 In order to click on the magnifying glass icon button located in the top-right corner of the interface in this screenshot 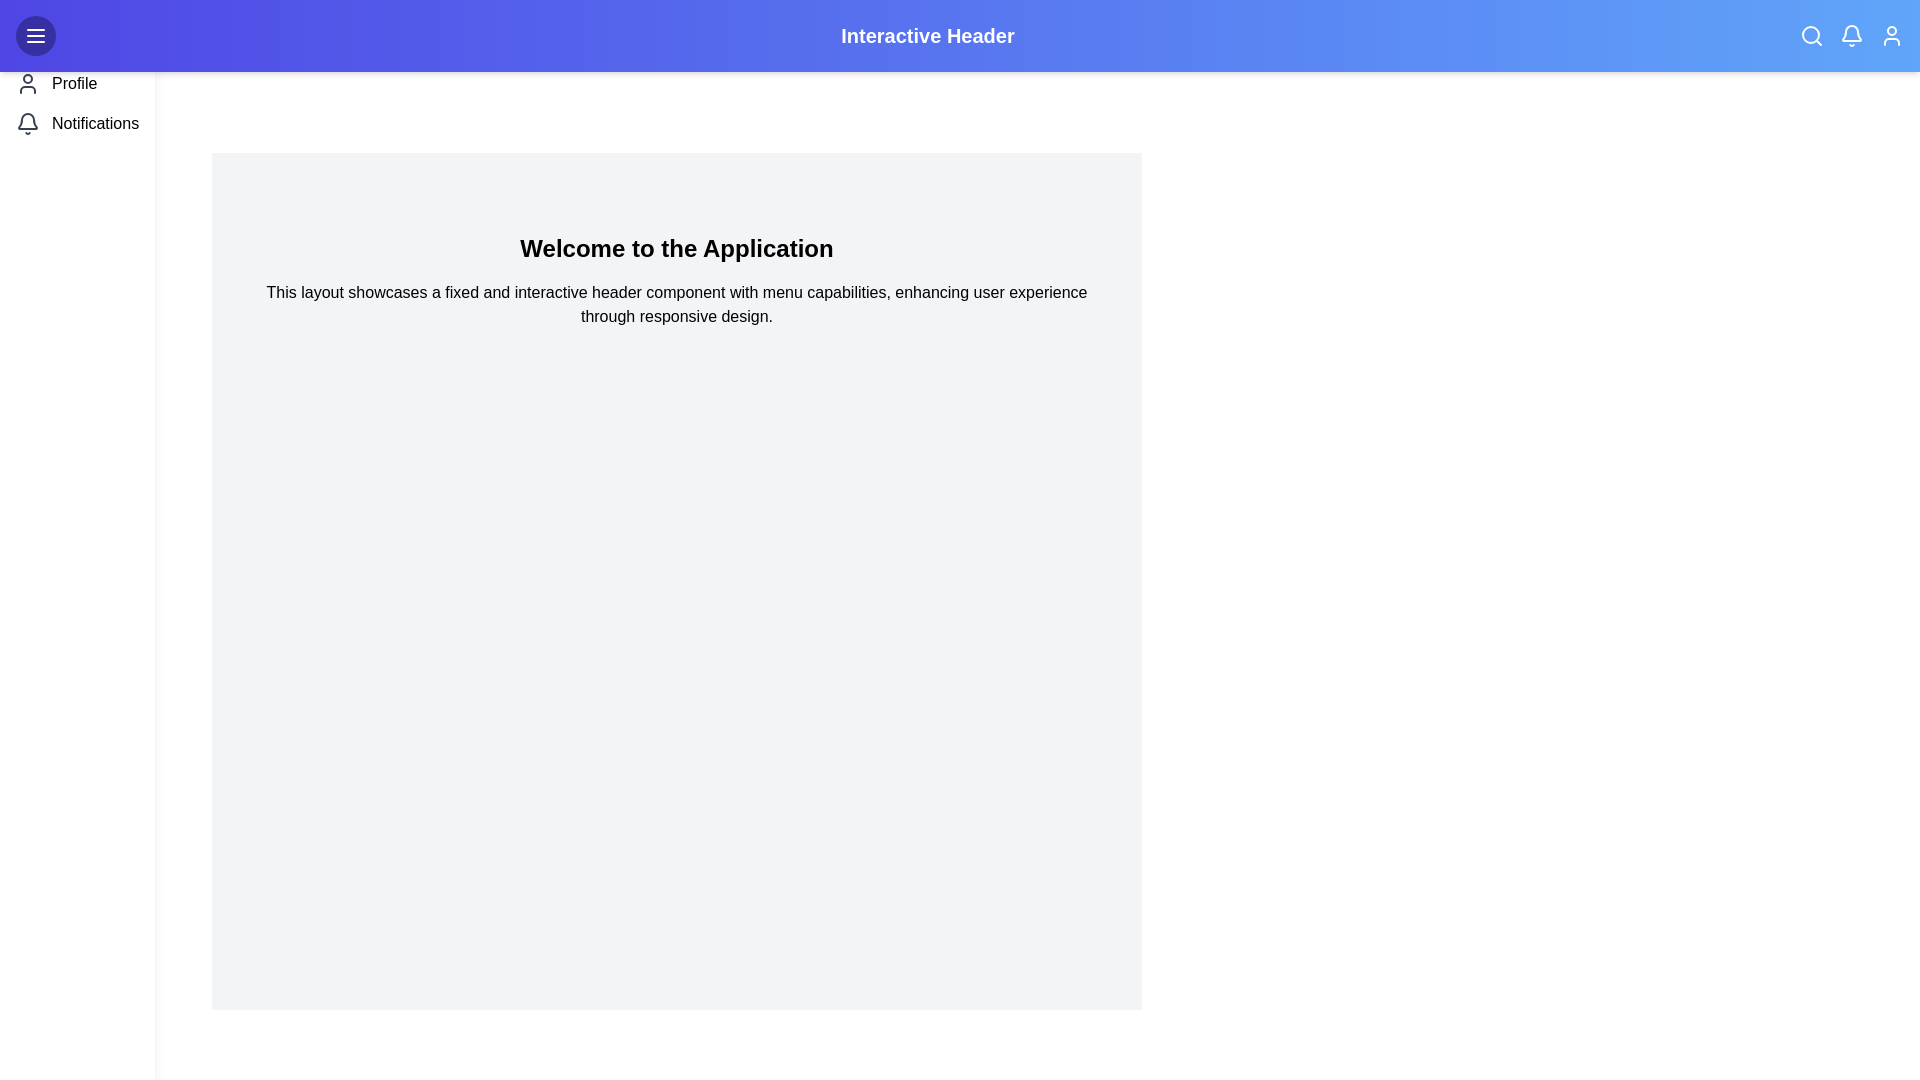, I will do `click(1811, 35)`.